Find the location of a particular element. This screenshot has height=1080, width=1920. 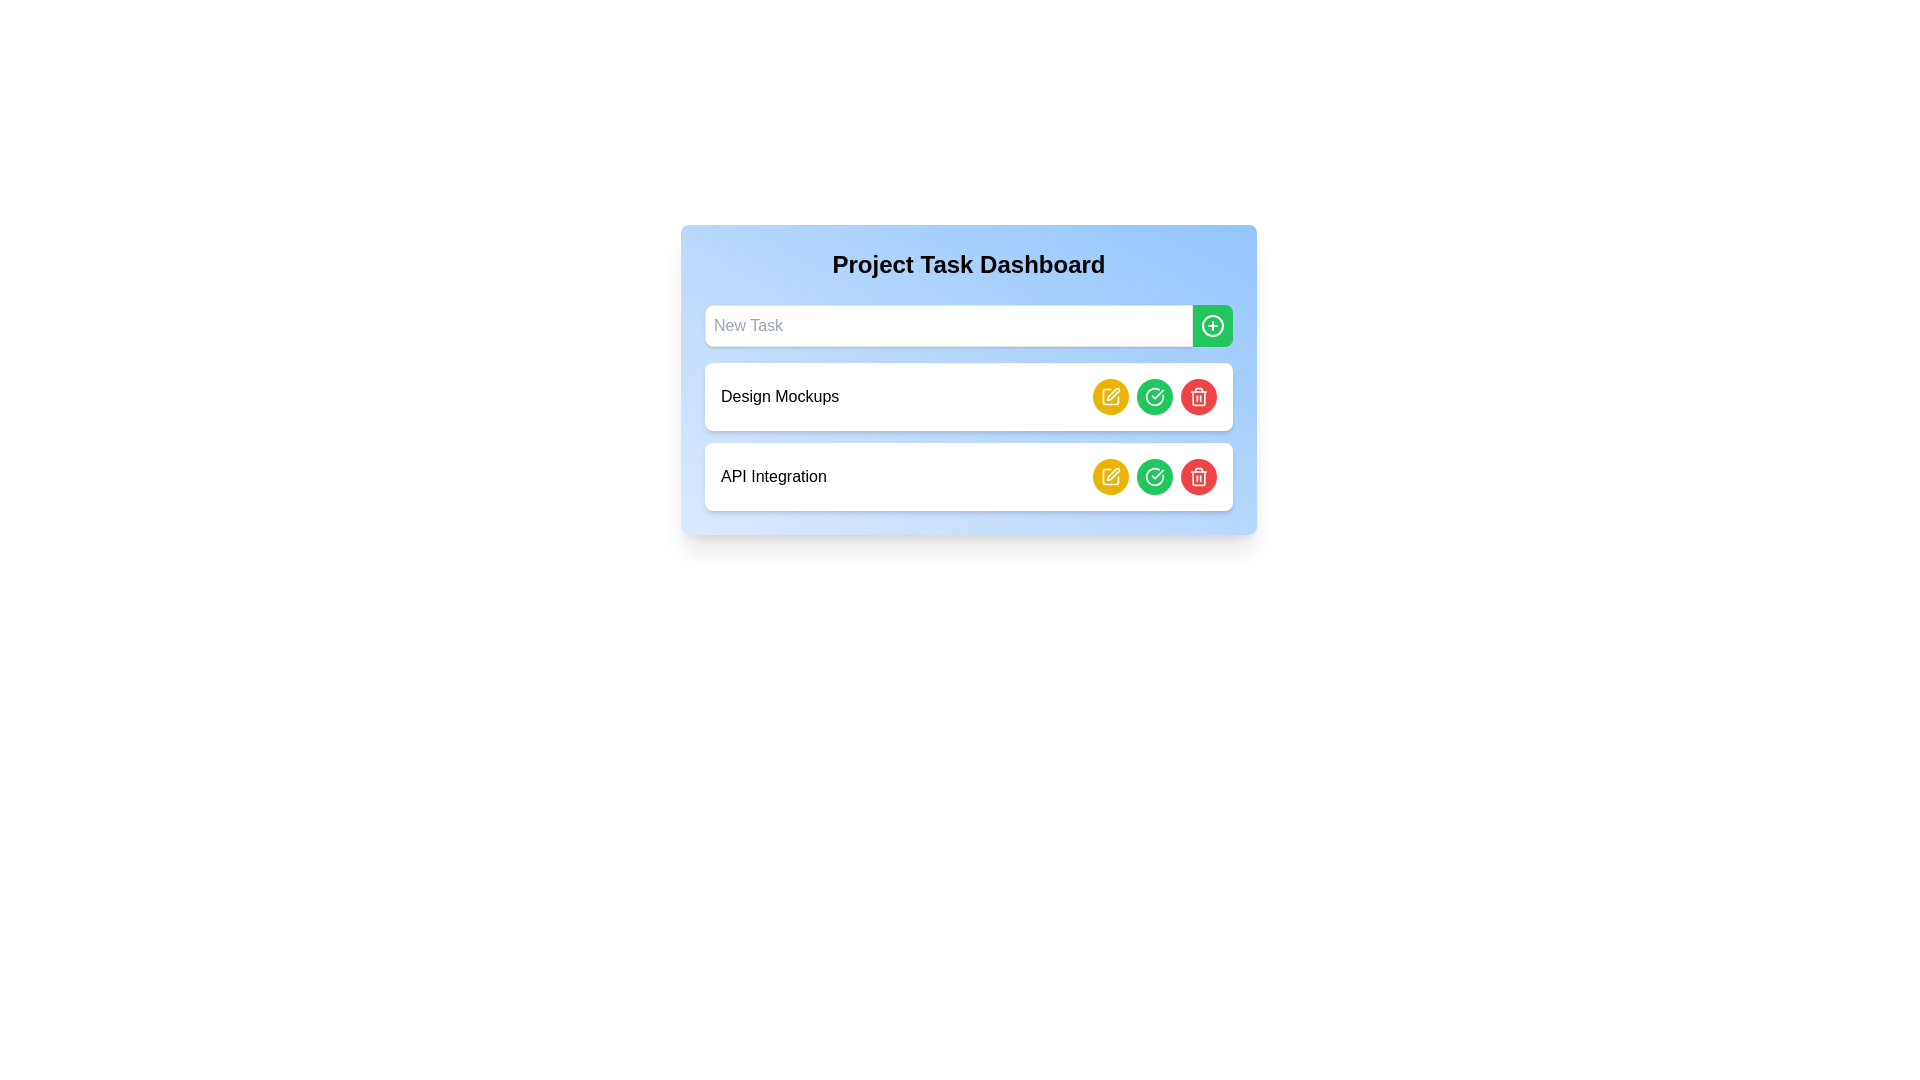

the completion button for the 'API Integration' task is located at coordinates (1155, 477).